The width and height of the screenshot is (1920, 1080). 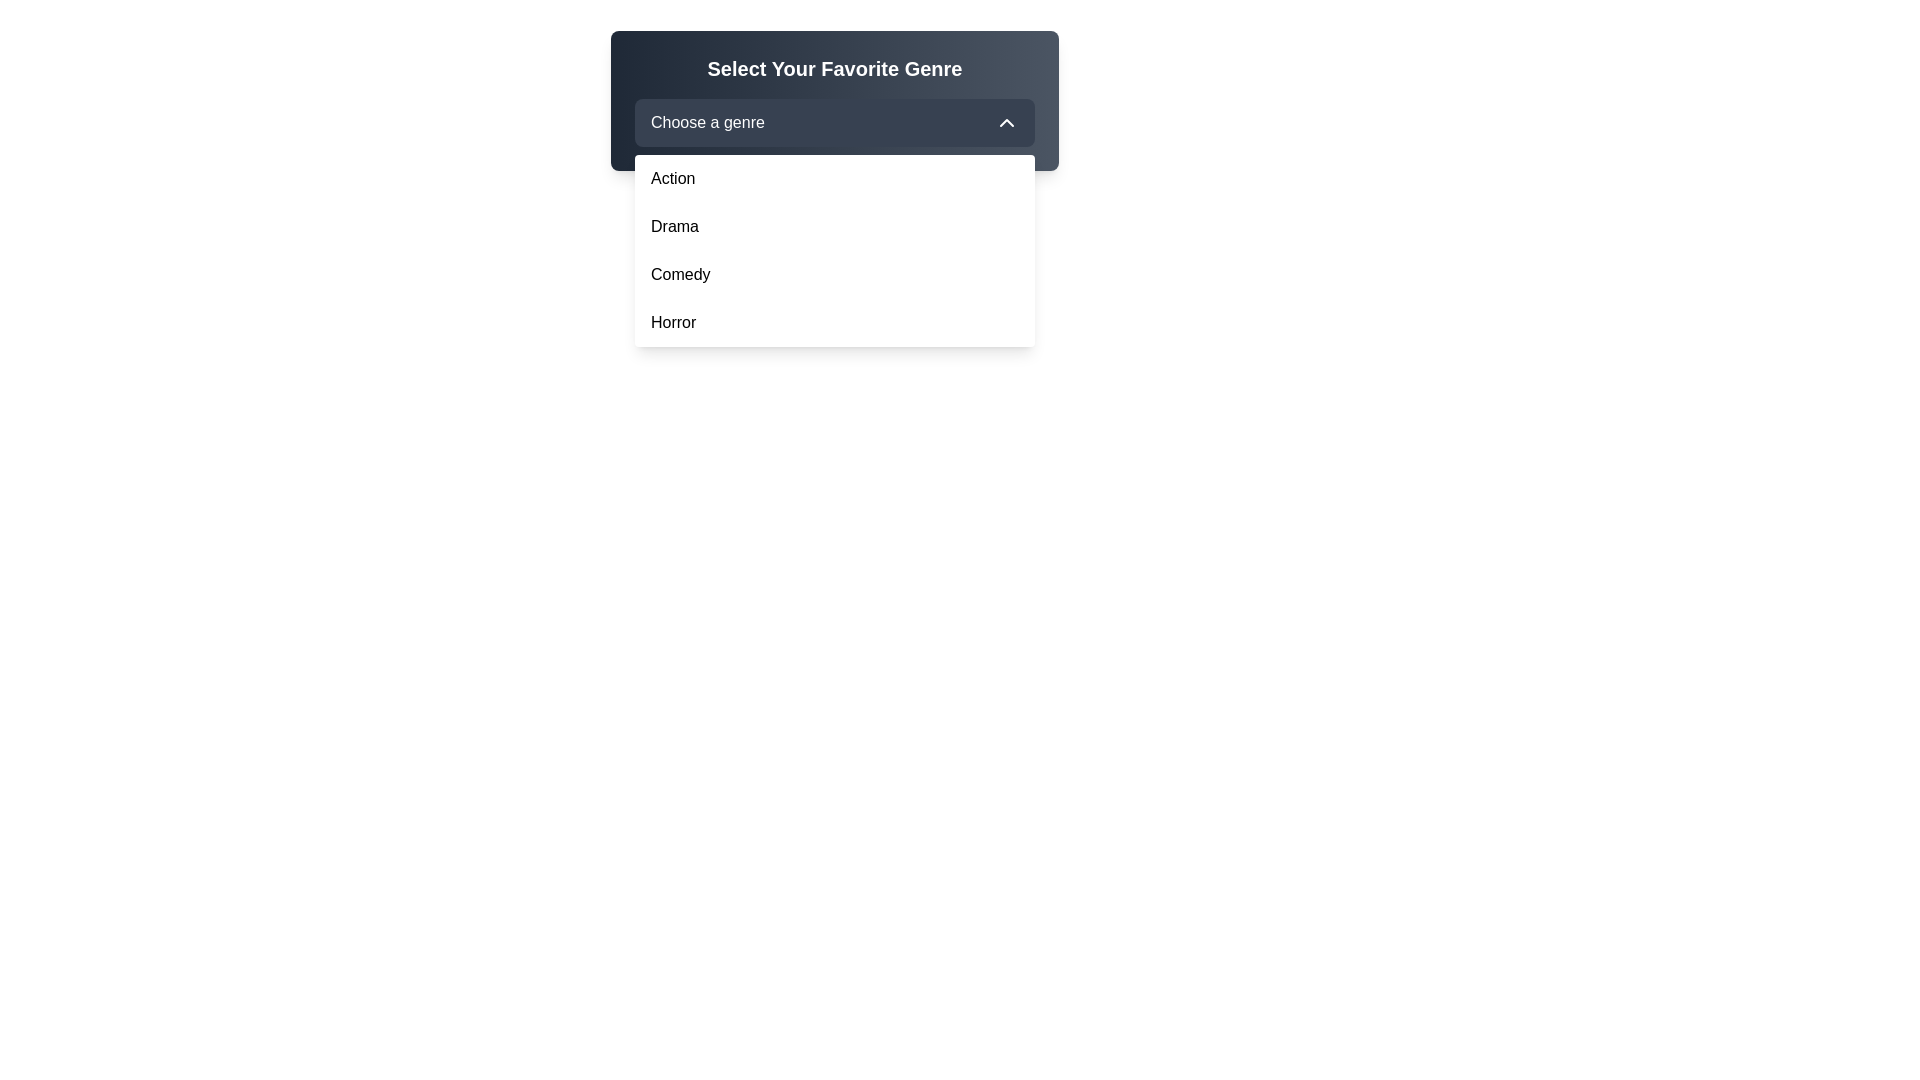 I want to click on the icon indicating the state of the dropdown menu for the 'Choose a genre' button in the 'Select Your Favorite Genre' dropdown interface, so click(x=1007, y=123).